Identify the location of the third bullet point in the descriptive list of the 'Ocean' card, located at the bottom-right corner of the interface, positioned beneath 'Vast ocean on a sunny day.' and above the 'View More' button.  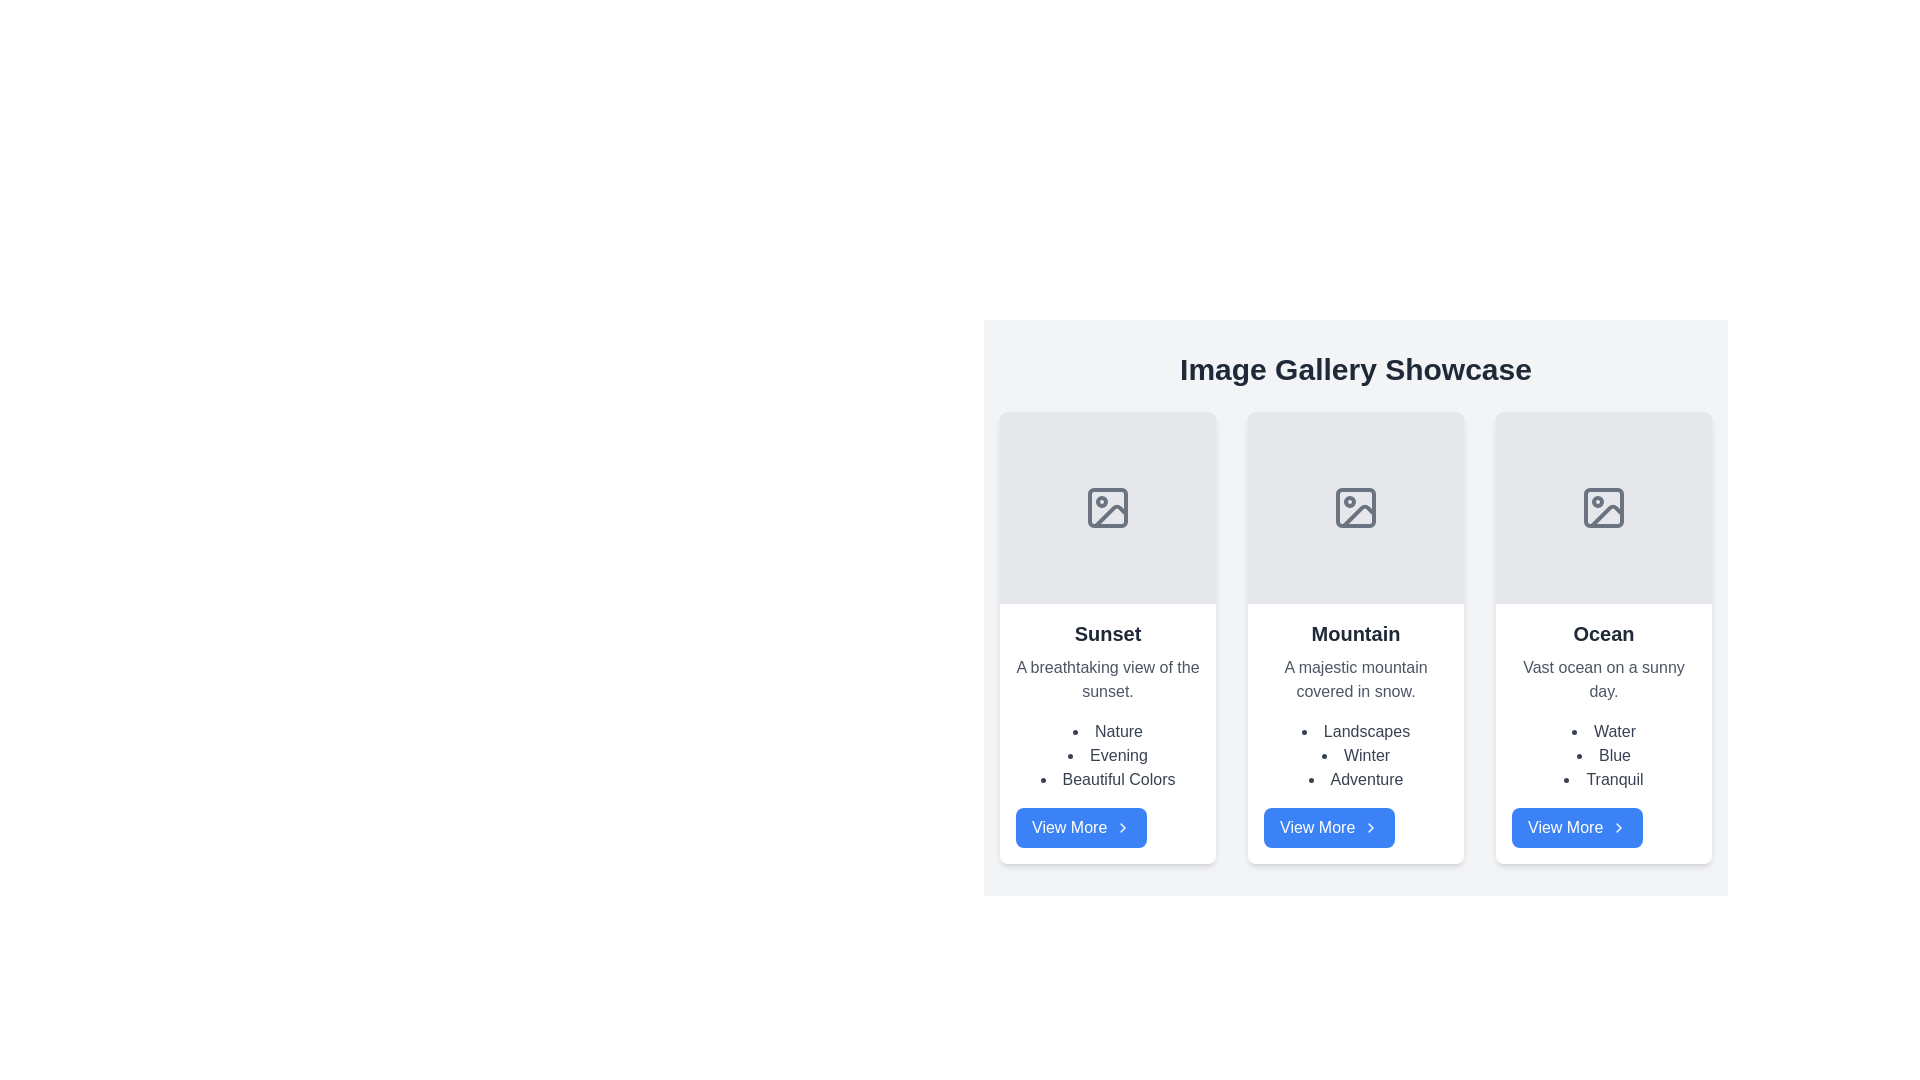
(1603, 778).